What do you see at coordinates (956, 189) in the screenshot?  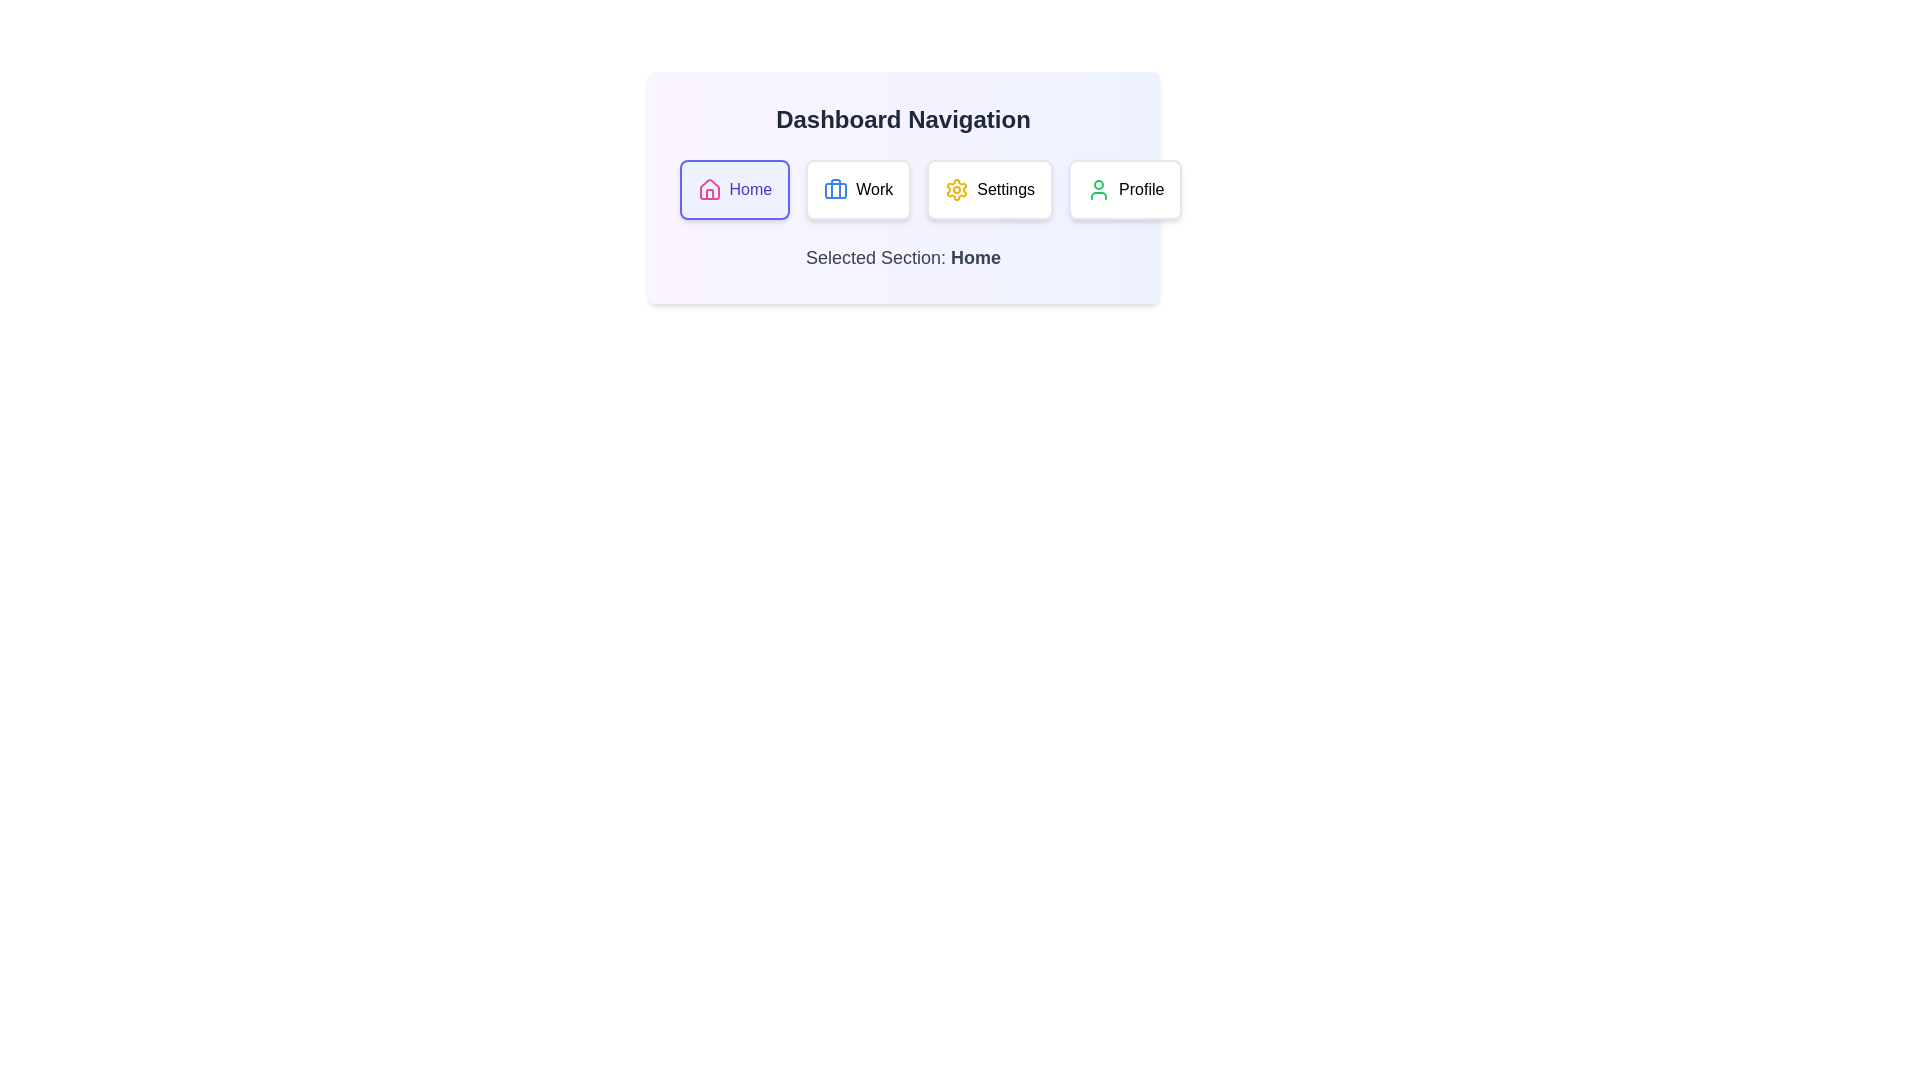 I see `the gear icon labeled 'Settings' located between the 'Work' and 'Profile' buttons in the navigation layout` at bounding box center [956, 189].